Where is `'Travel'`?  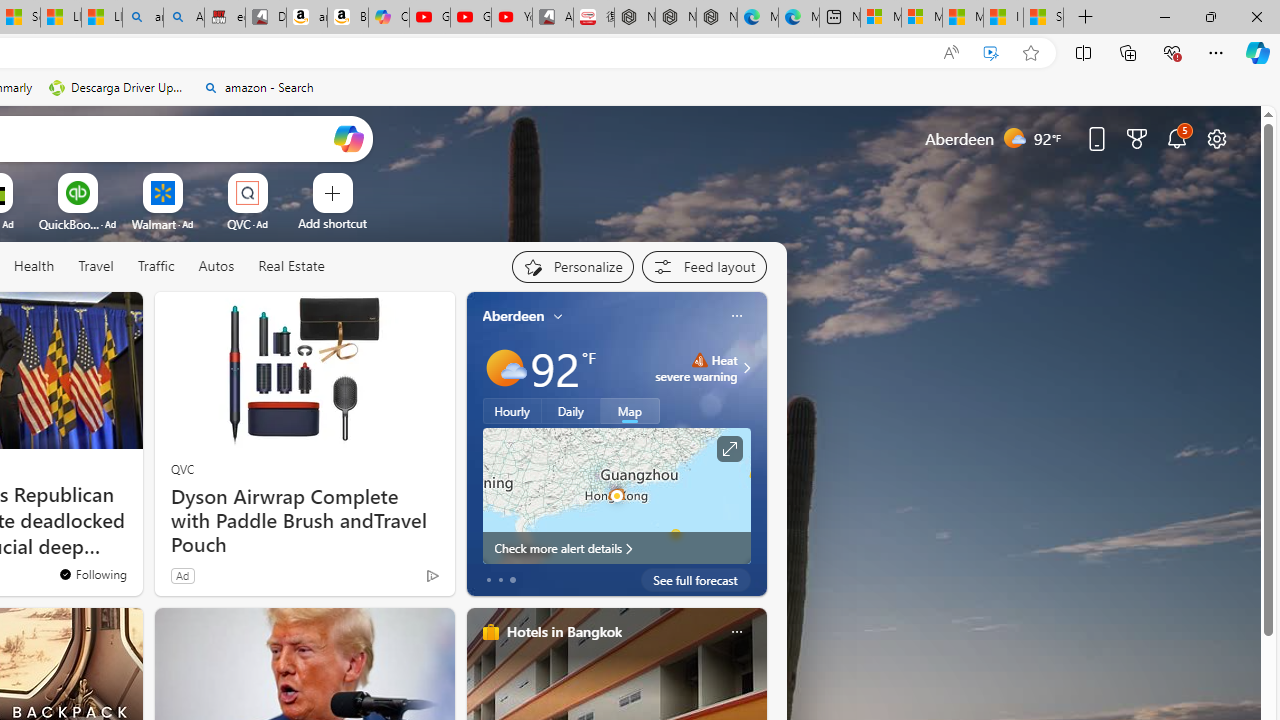
'Travel' is located at coordinates (95, 265).